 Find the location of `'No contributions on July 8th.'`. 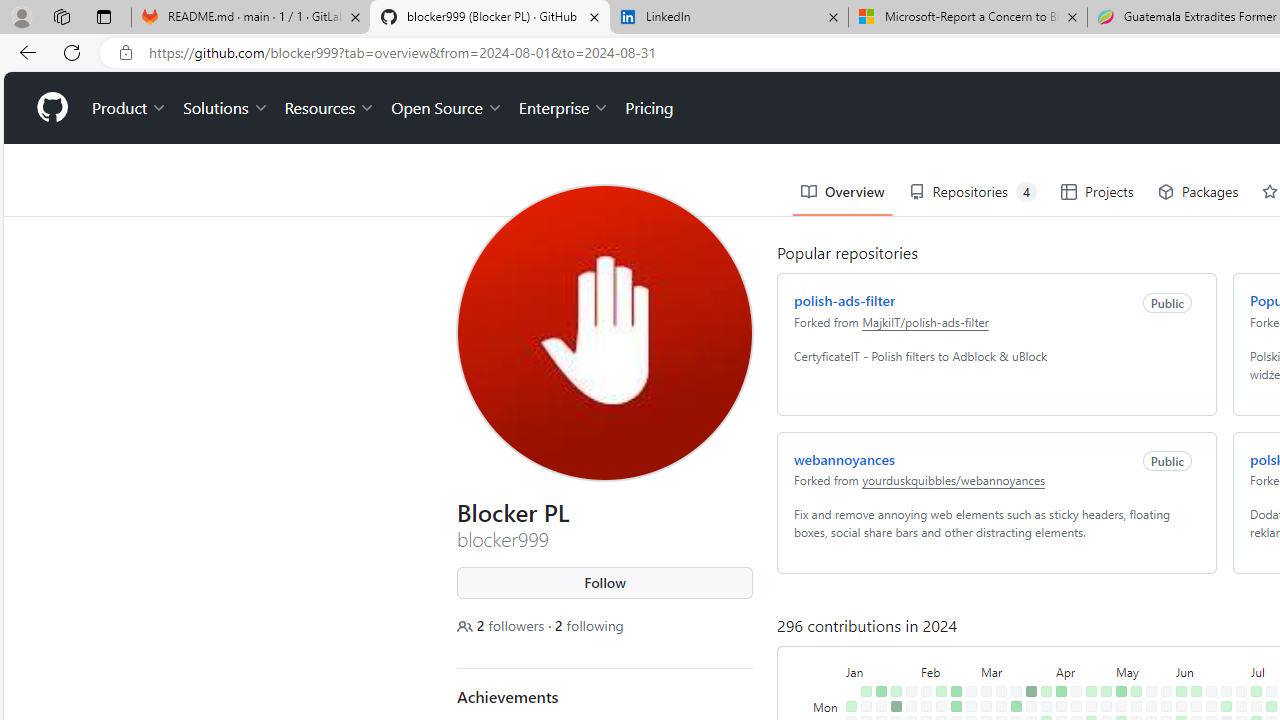

'No contributions on July 8th.' is located at coordinates (1255, 705).